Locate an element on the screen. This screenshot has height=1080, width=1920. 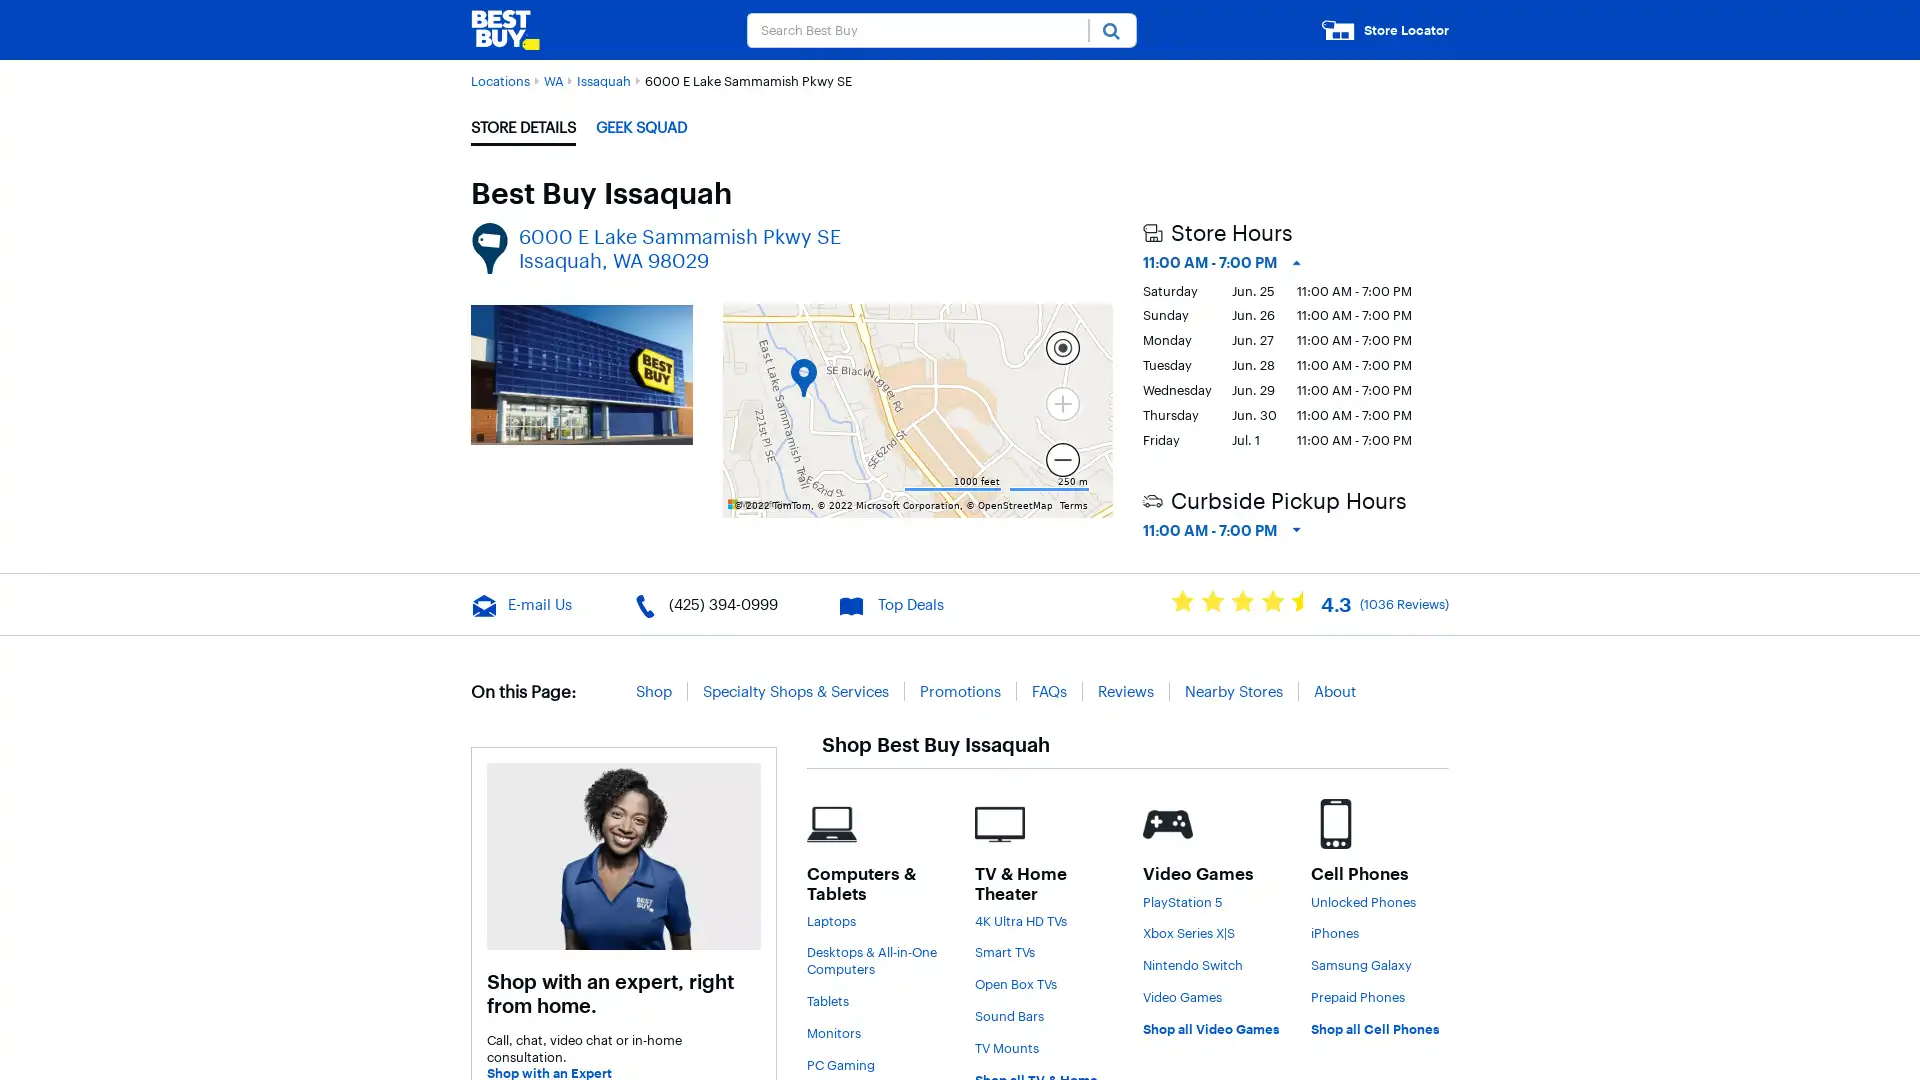
11:00 AM To 7:00 PM is located at coordinates (1220, 530).